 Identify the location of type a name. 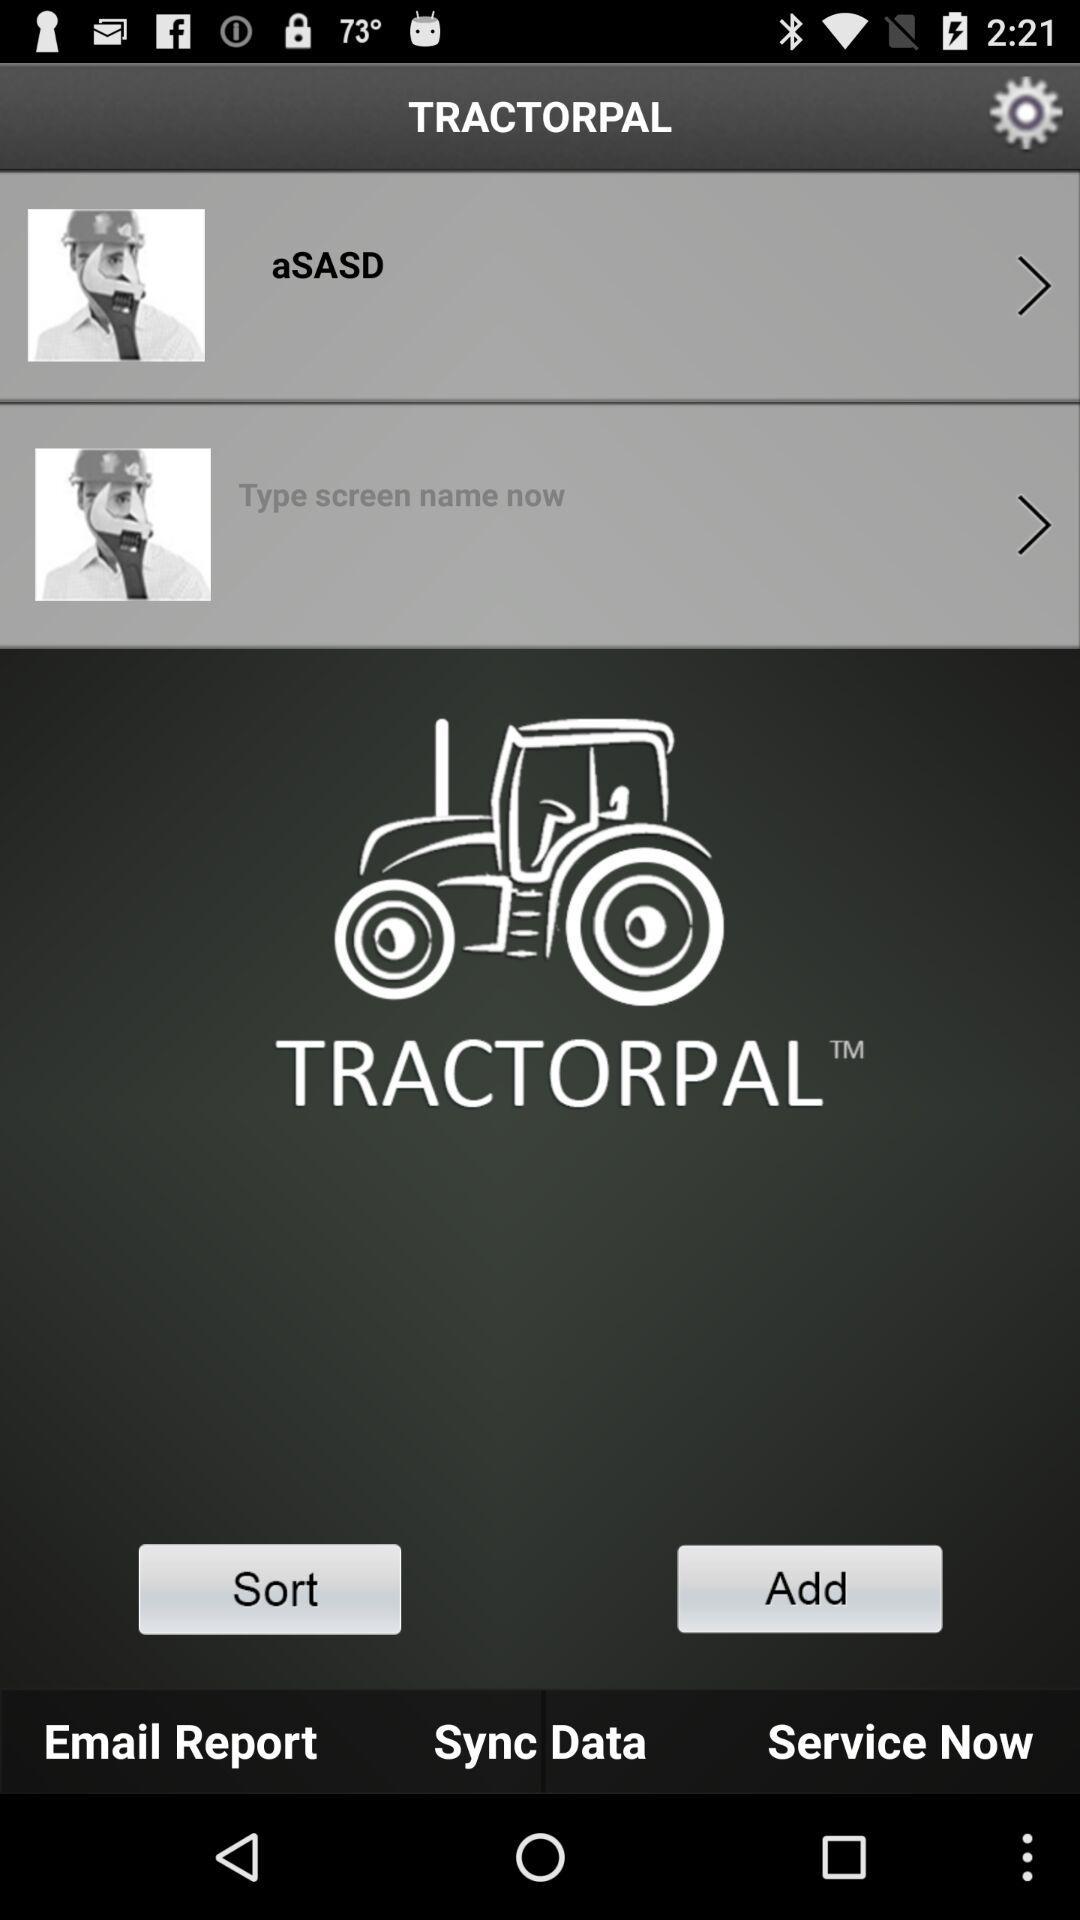
(401, 500).